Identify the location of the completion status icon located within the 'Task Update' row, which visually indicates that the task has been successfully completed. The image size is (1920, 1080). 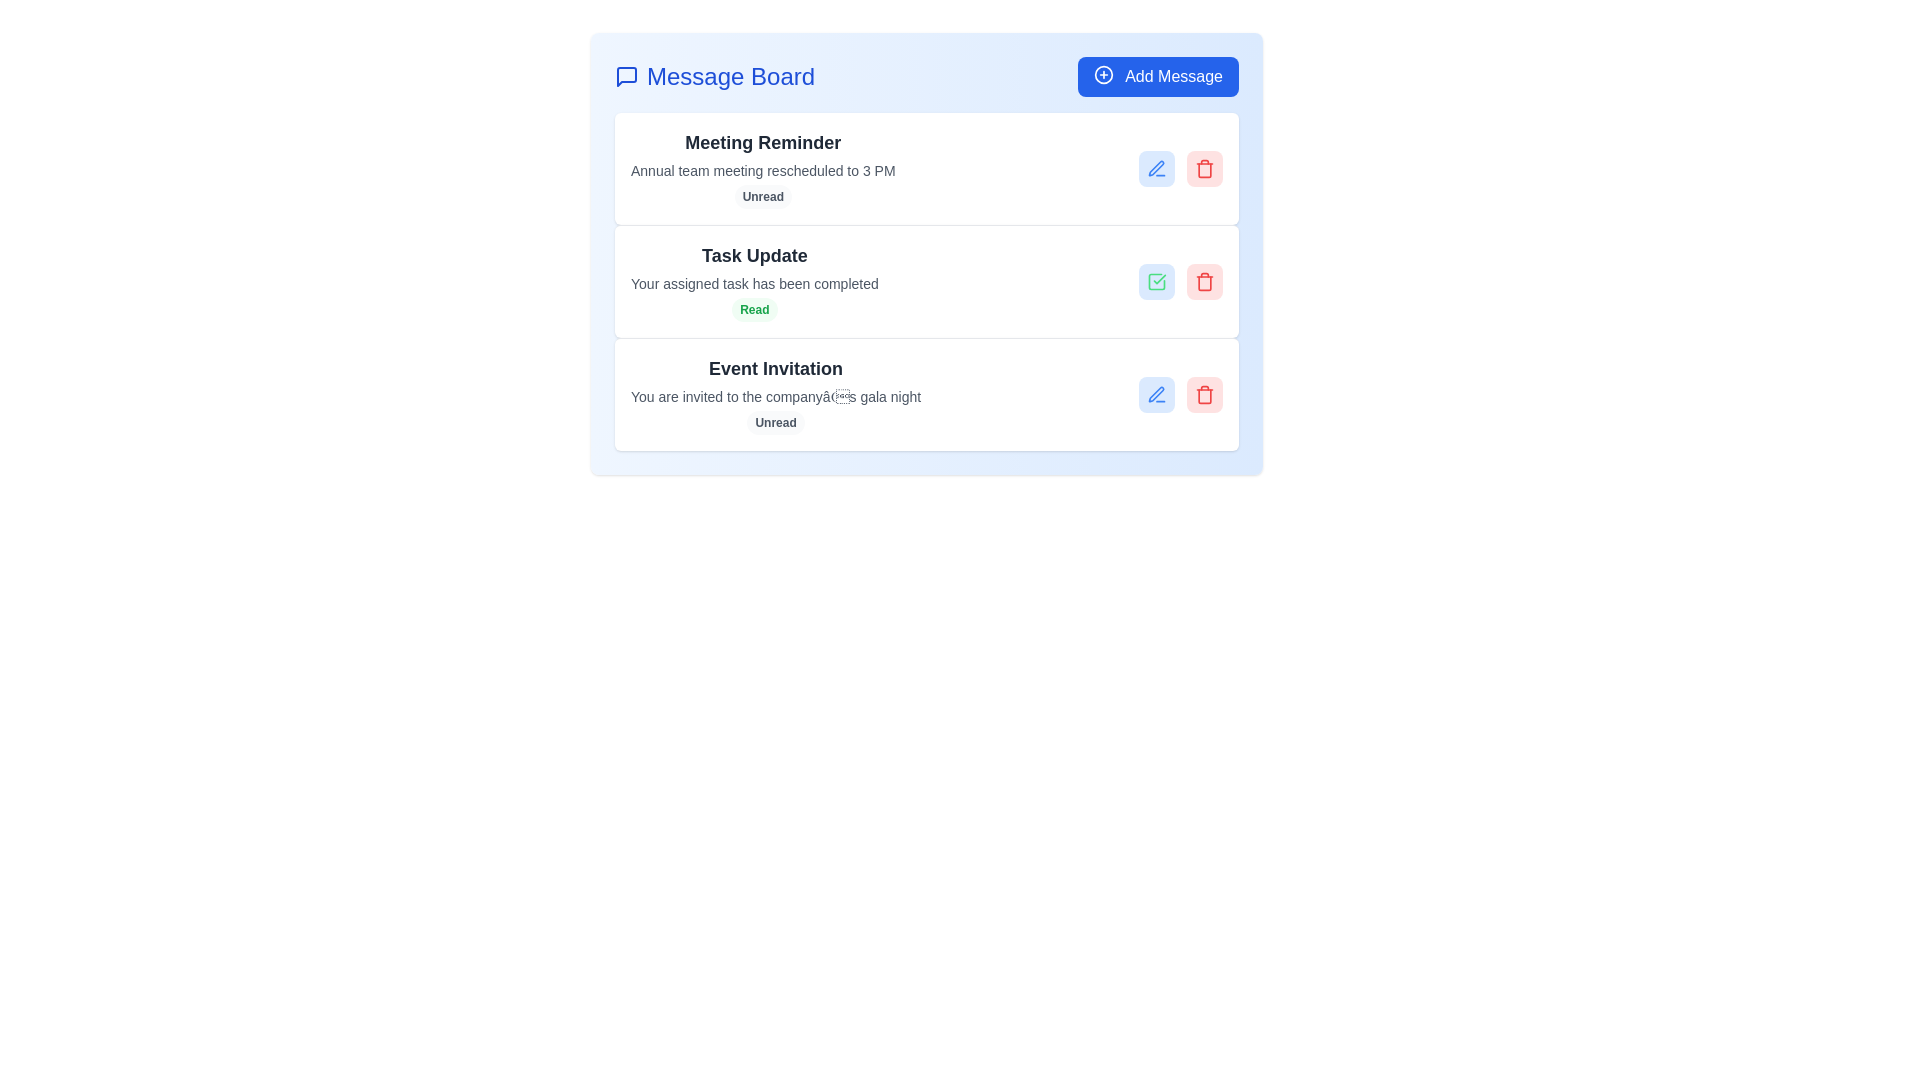
(1156, 281).